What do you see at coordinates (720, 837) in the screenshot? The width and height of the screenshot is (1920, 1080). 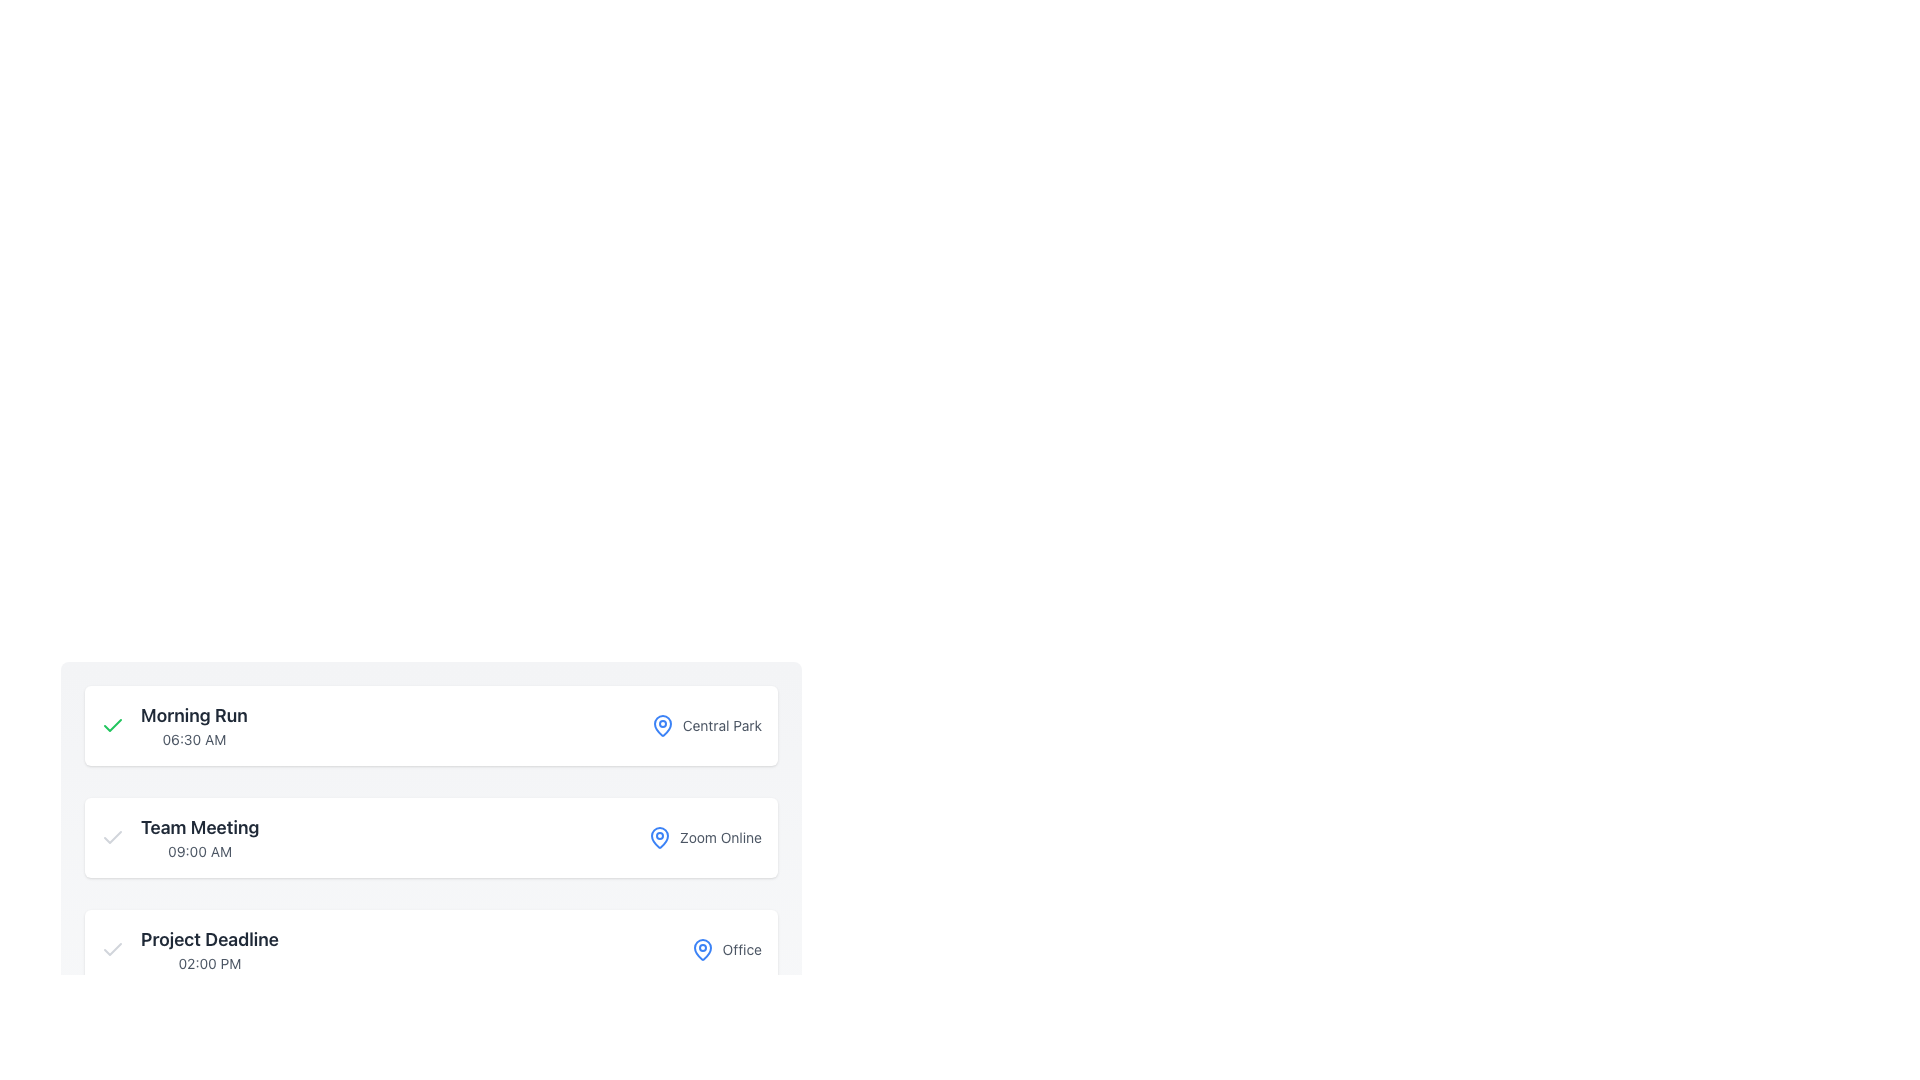 I see `the text label indicating the meeting's location type, which describes the meeting as online and is positioned in the middle of the interface as the last sibling element after a blue location icon` at bounding box center [720, 837].